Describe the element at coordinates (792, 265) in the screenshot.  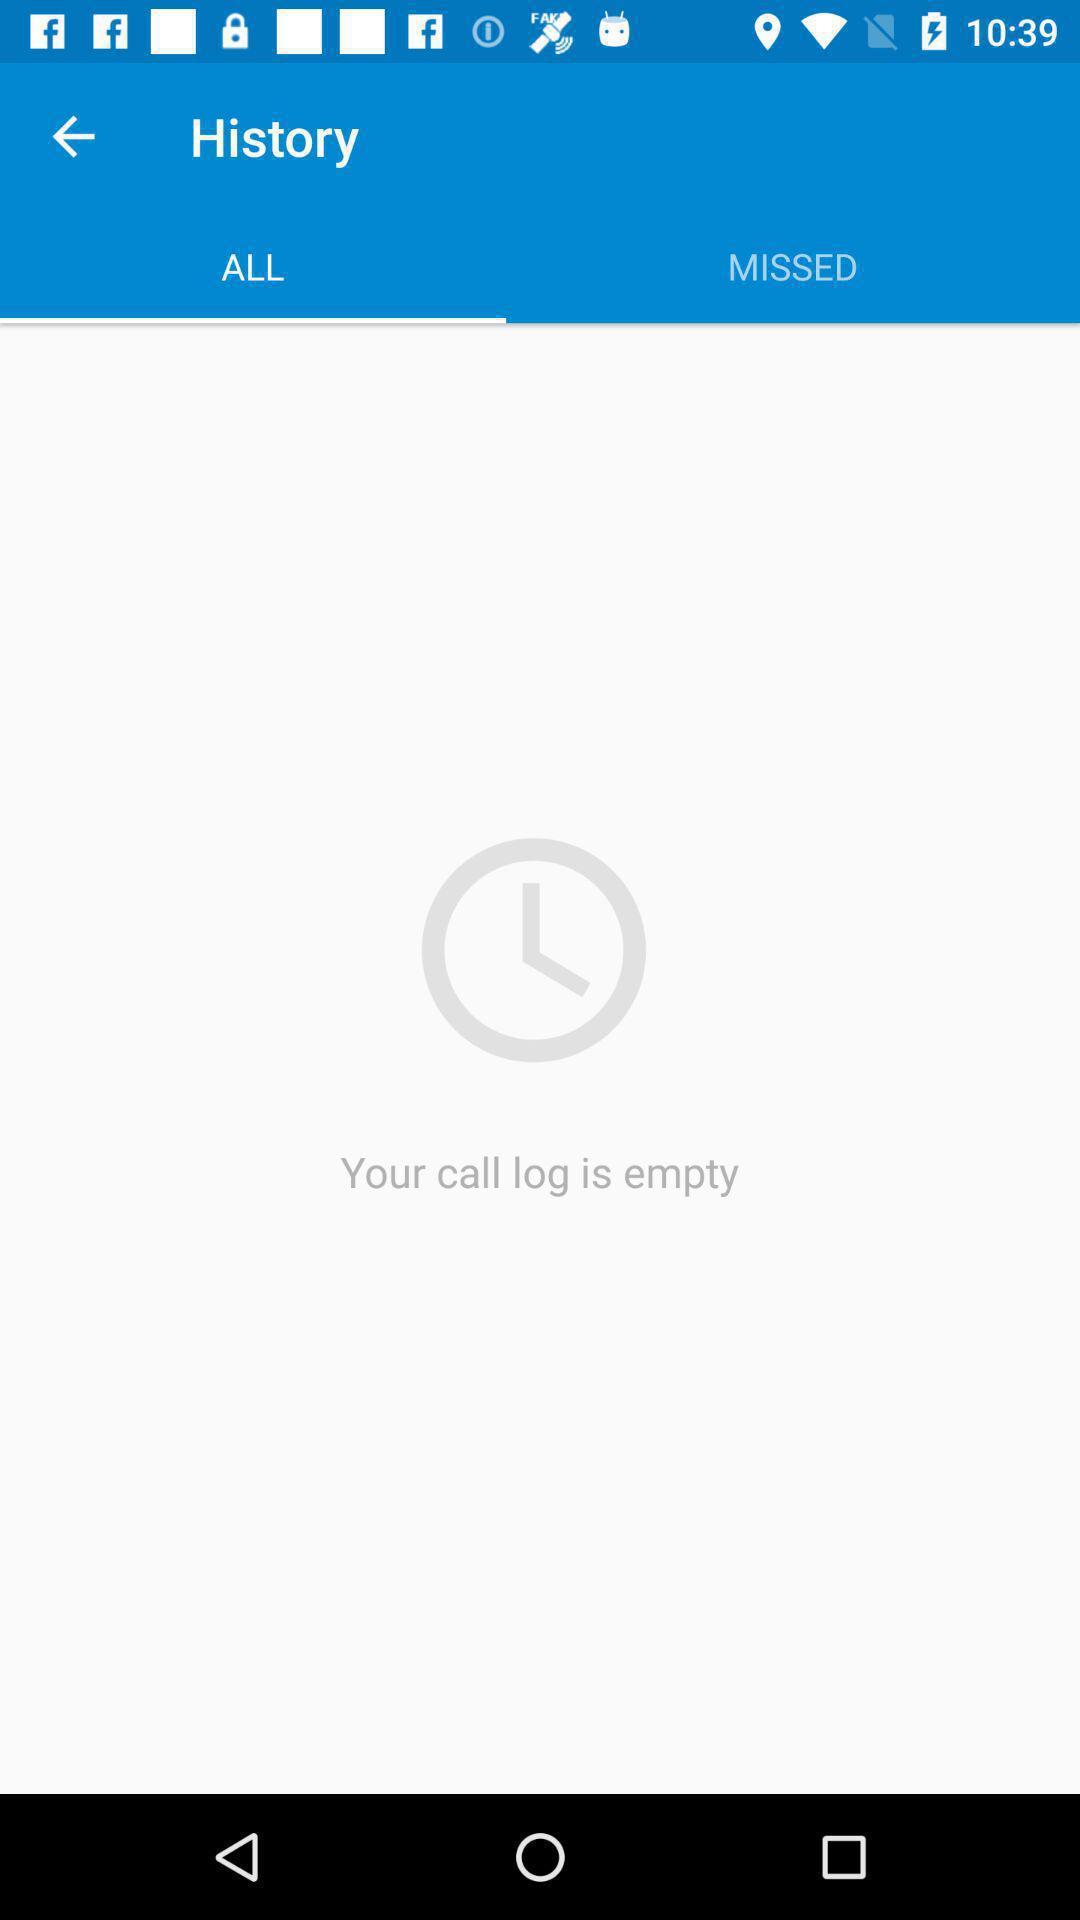
I see `the app next to all app` at that location.